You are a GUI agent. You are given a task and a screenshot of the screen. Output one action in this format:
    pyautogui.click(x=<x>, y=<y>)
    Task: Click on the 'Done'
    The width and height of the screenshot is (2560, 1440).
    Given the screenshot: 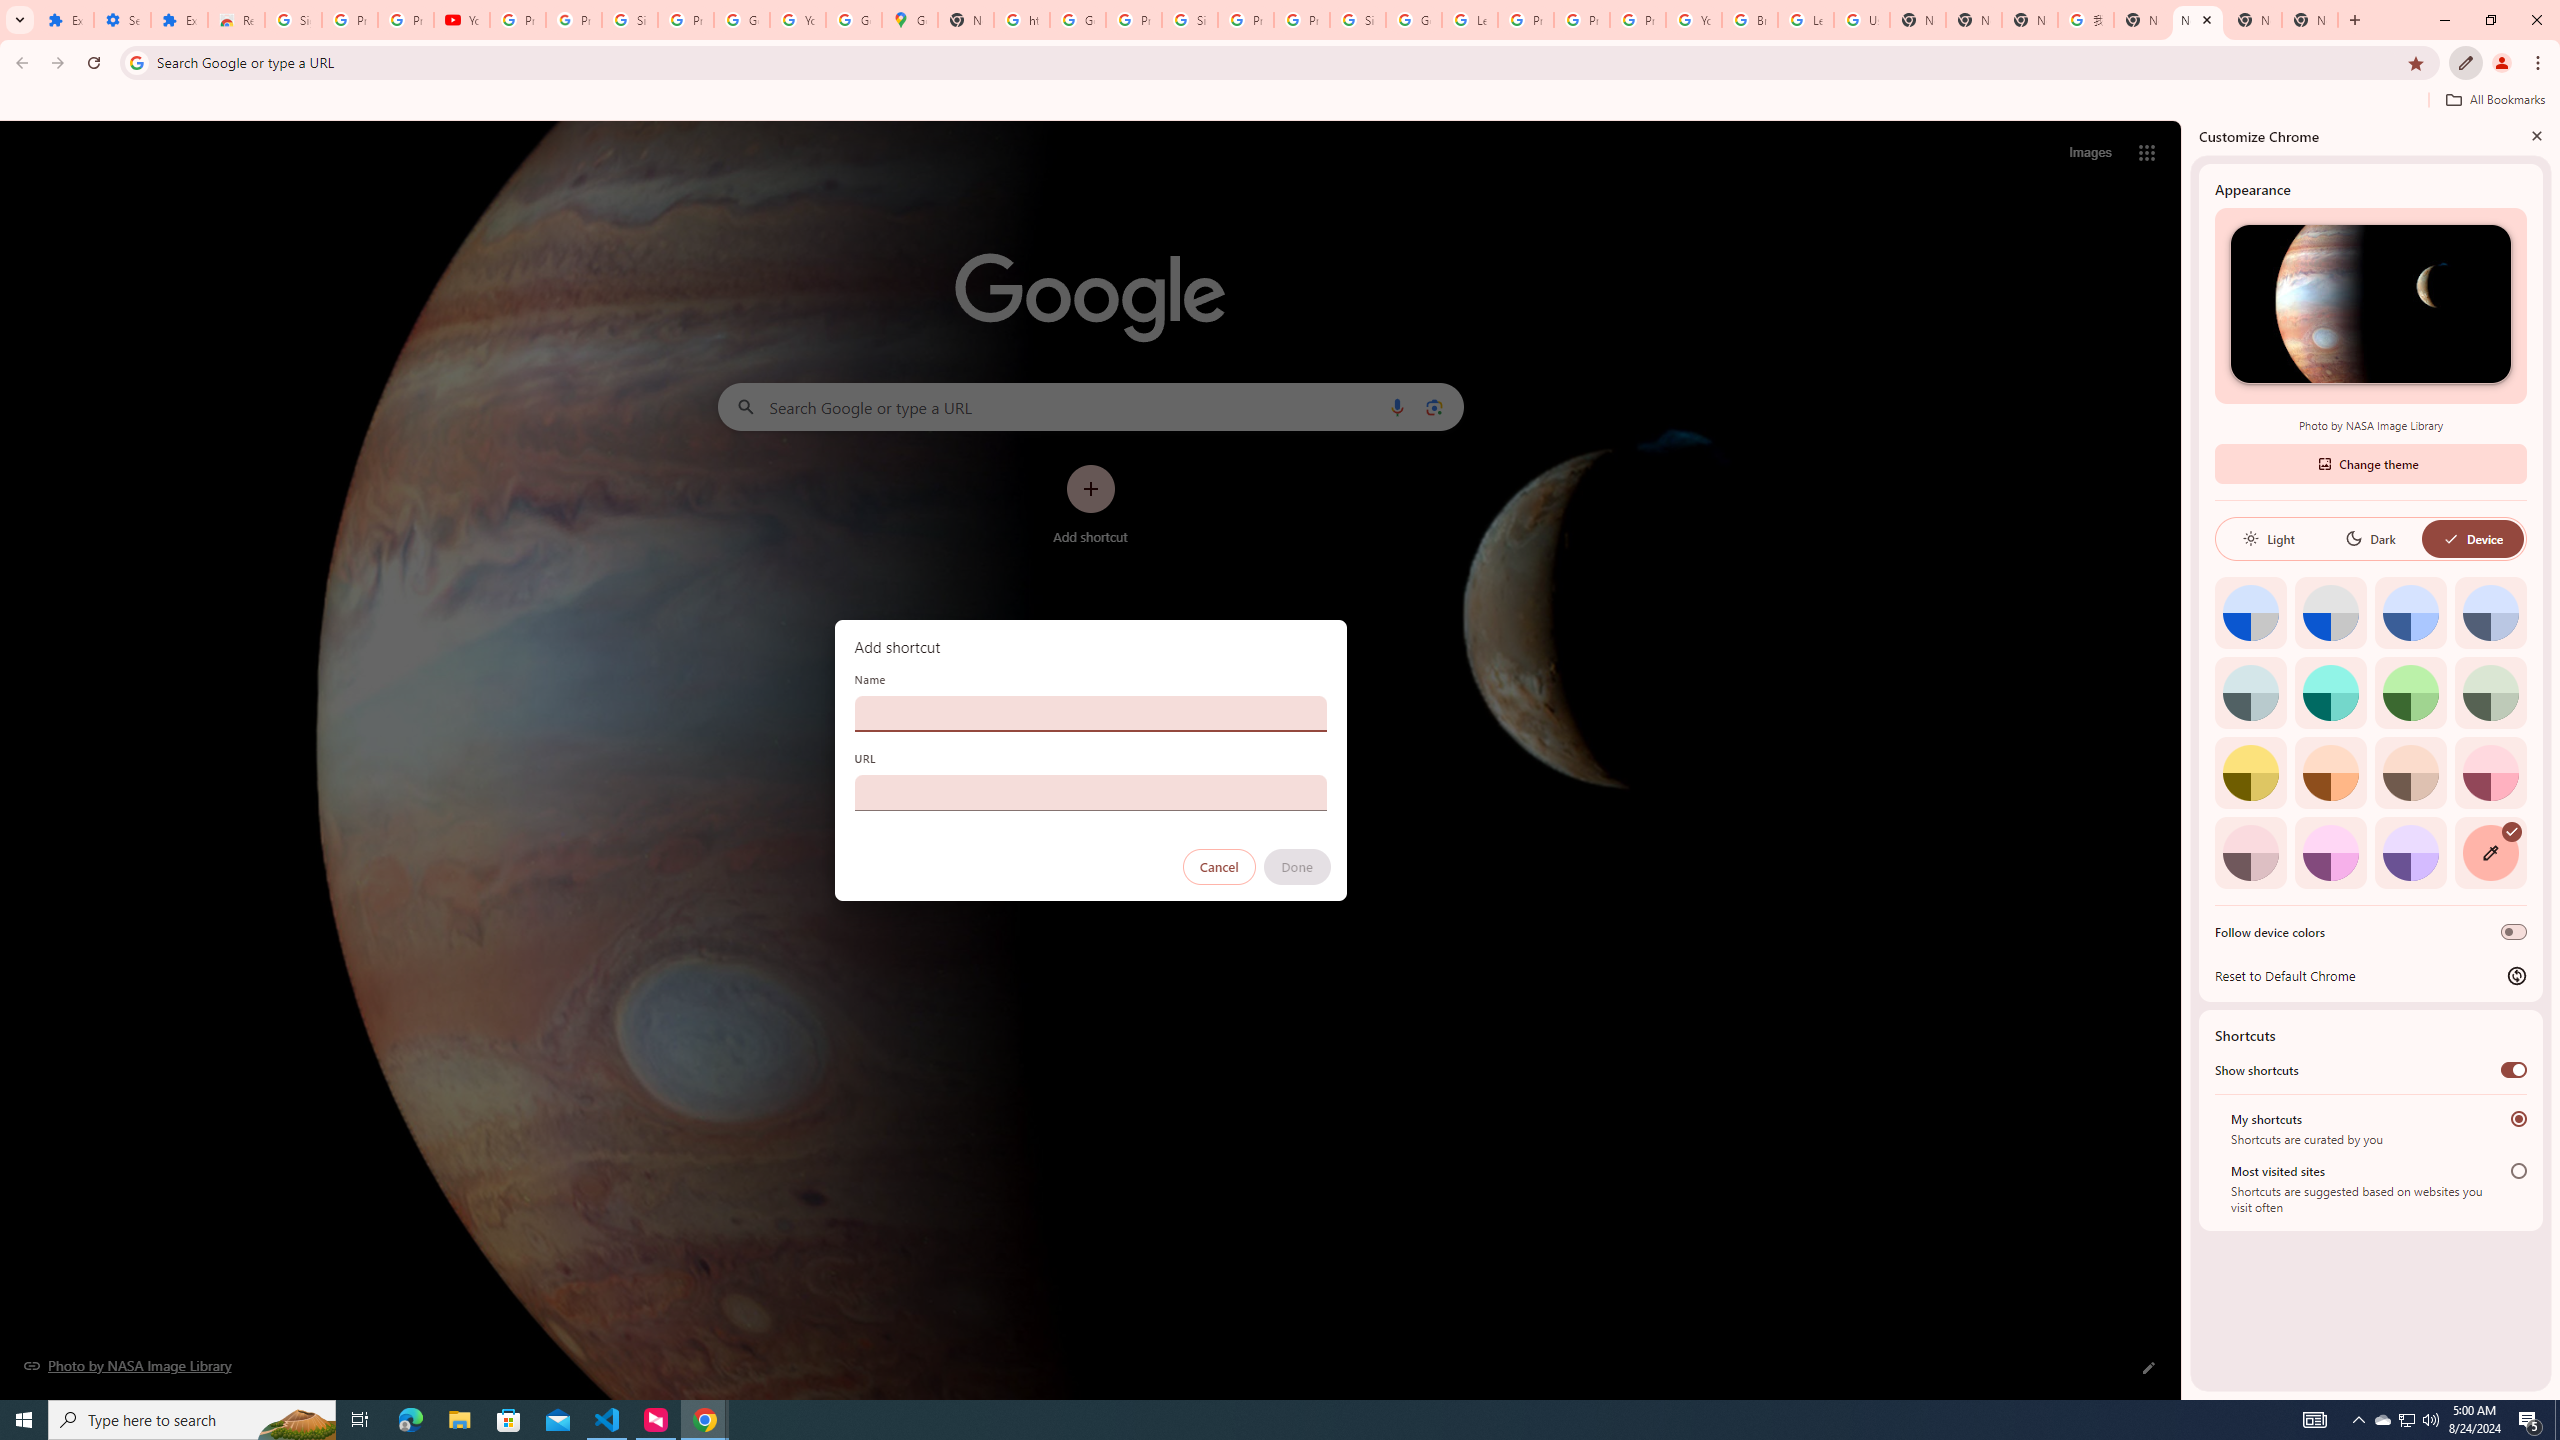 What is the action you would take?
    pyautogui.click(x=1296, y=866)
    